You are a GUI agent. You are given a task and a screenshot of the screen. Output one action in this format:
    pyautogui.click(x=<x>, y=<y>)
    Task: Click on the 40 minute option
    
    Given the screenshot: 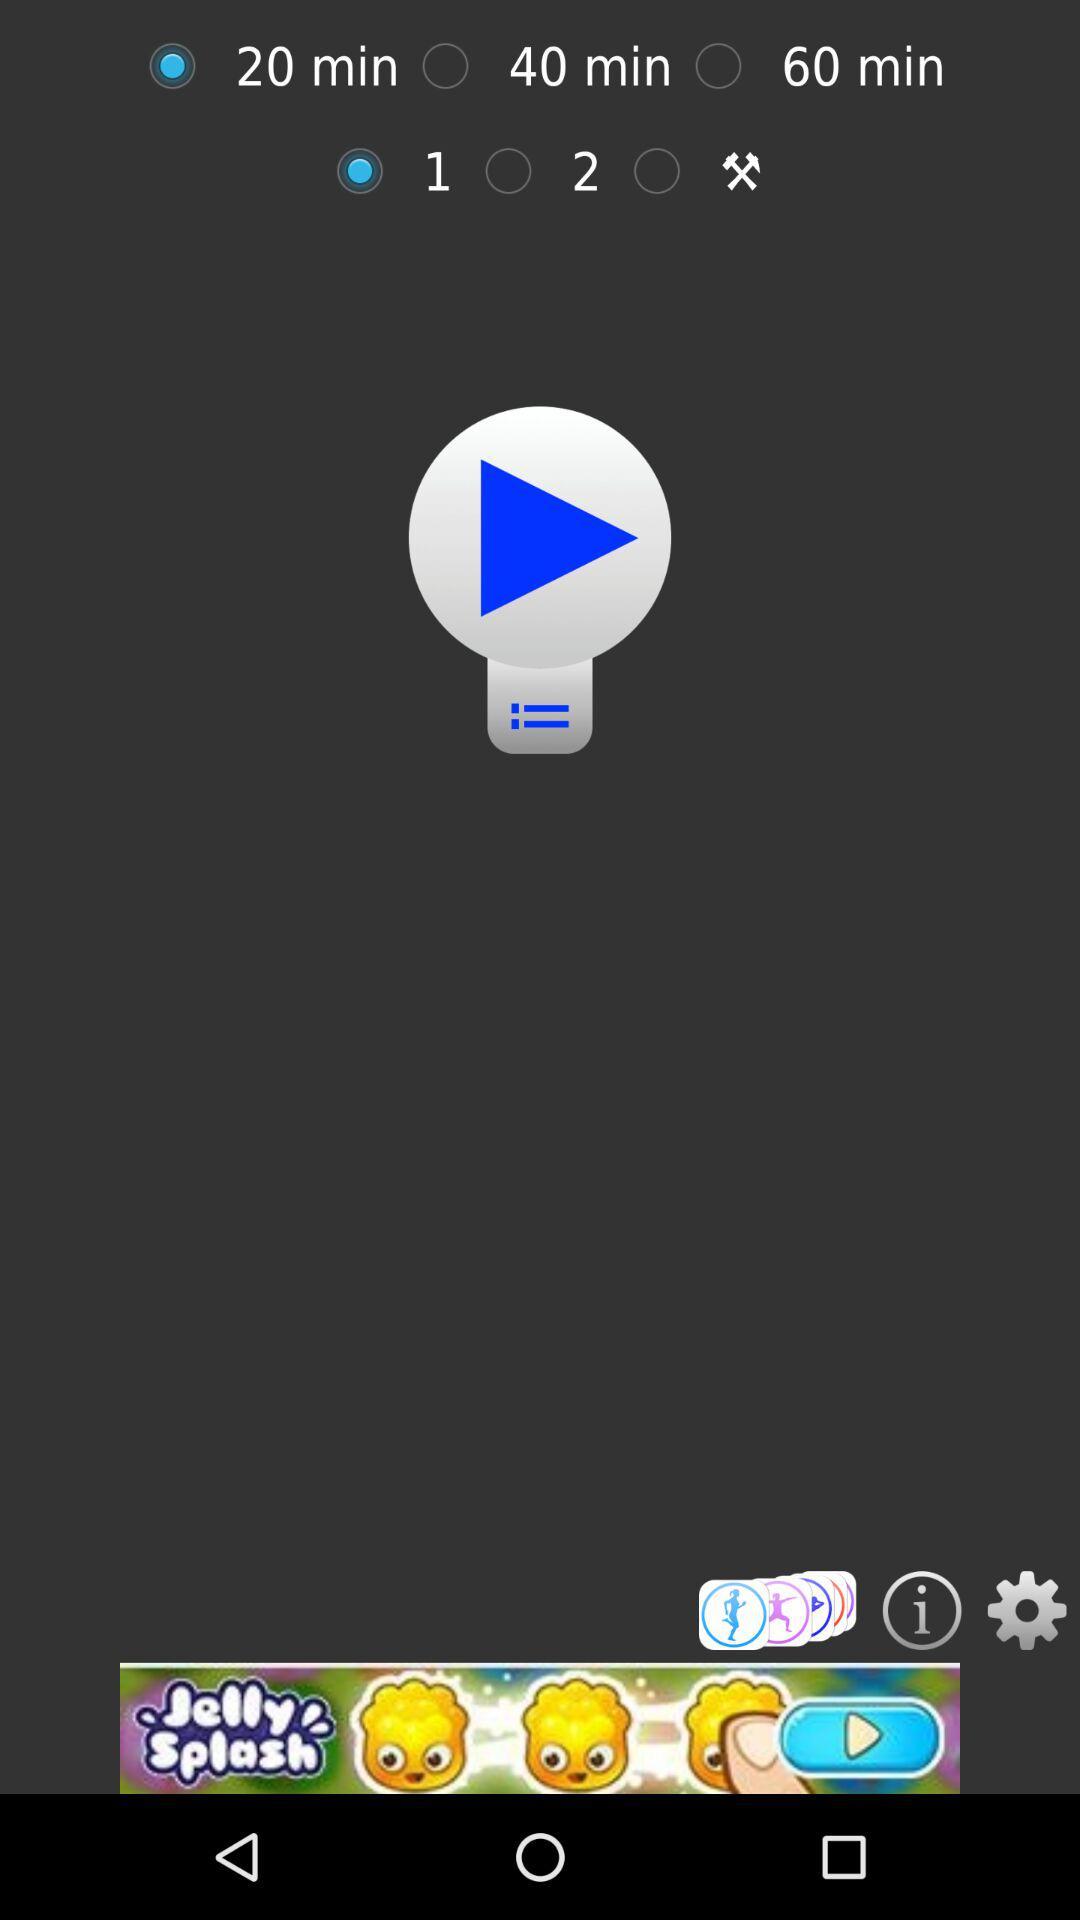 What is the action you would take?
    pyautogui.click(x=455, y=66)
    